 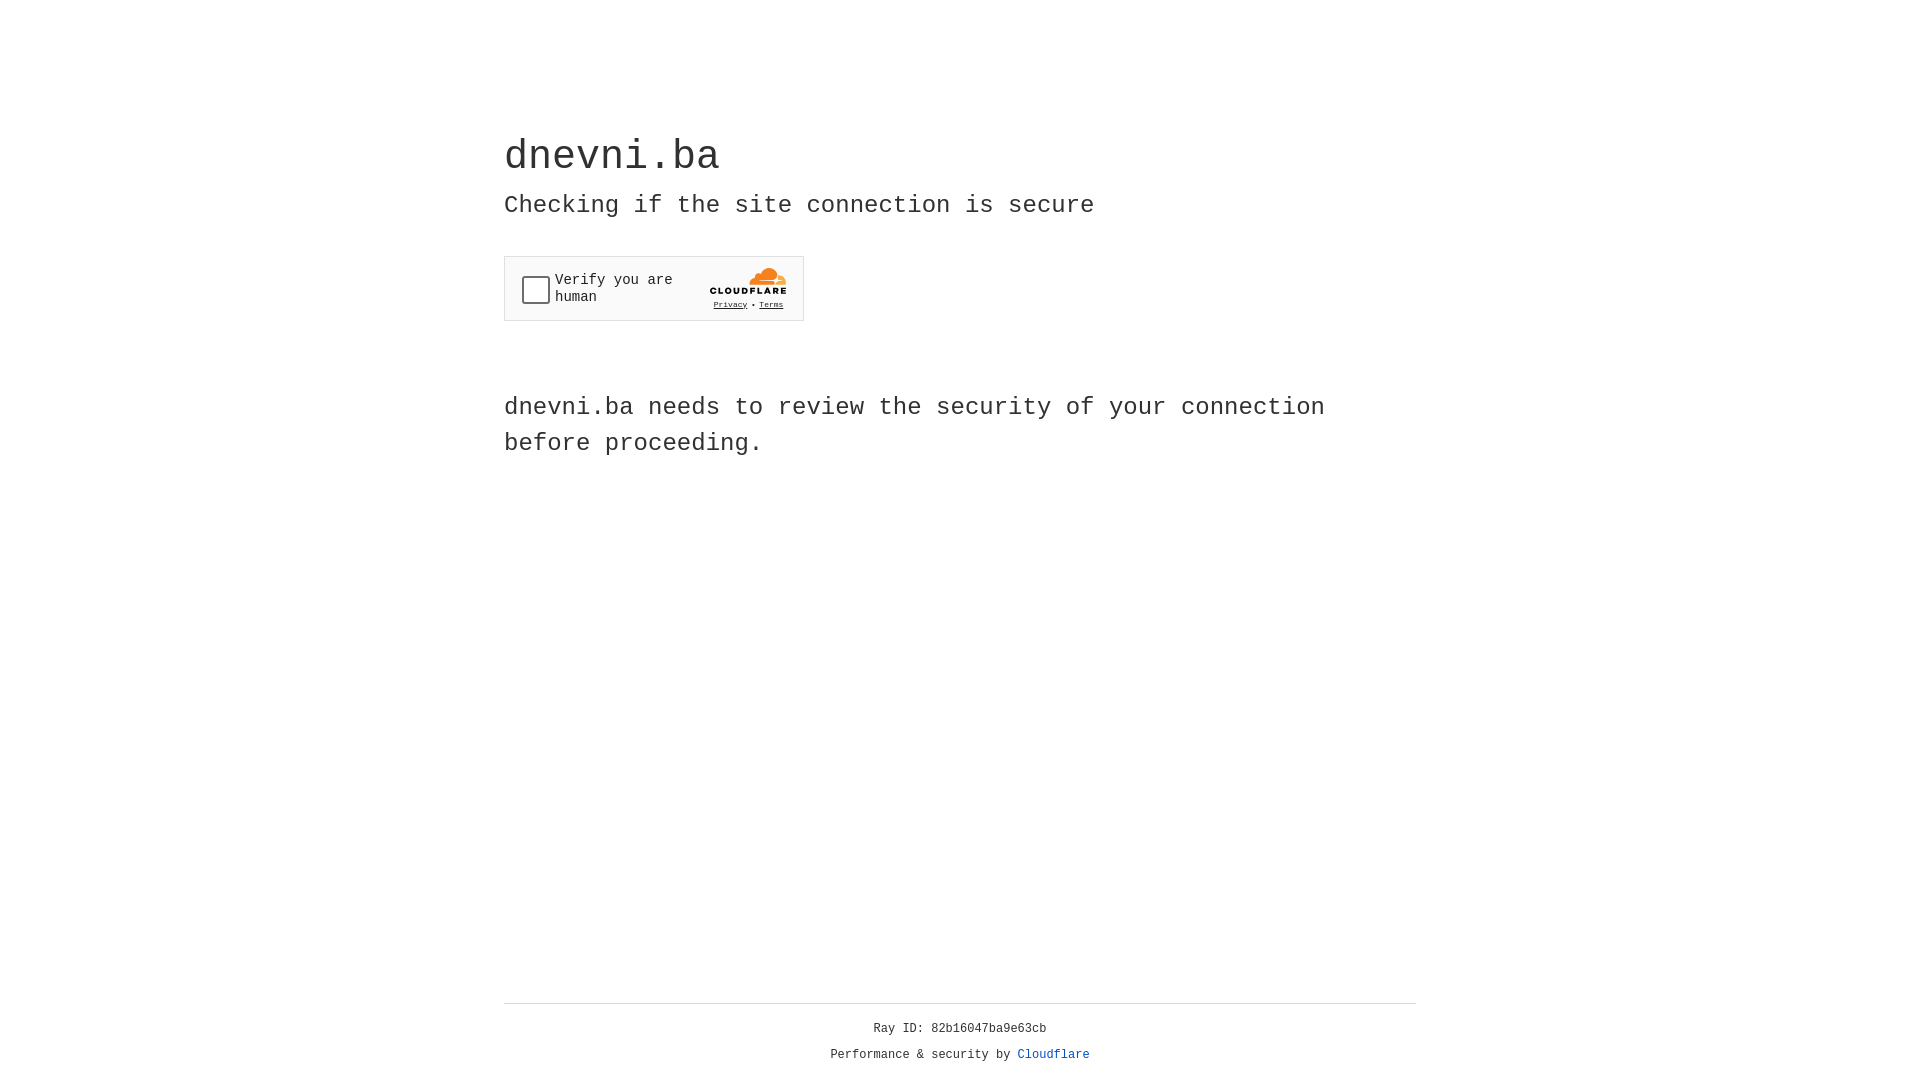 What do you see at coordinates (1017, 1054) in the screenshot?
I see `'Cloudflare'` at bounding box center [1017, 1054].